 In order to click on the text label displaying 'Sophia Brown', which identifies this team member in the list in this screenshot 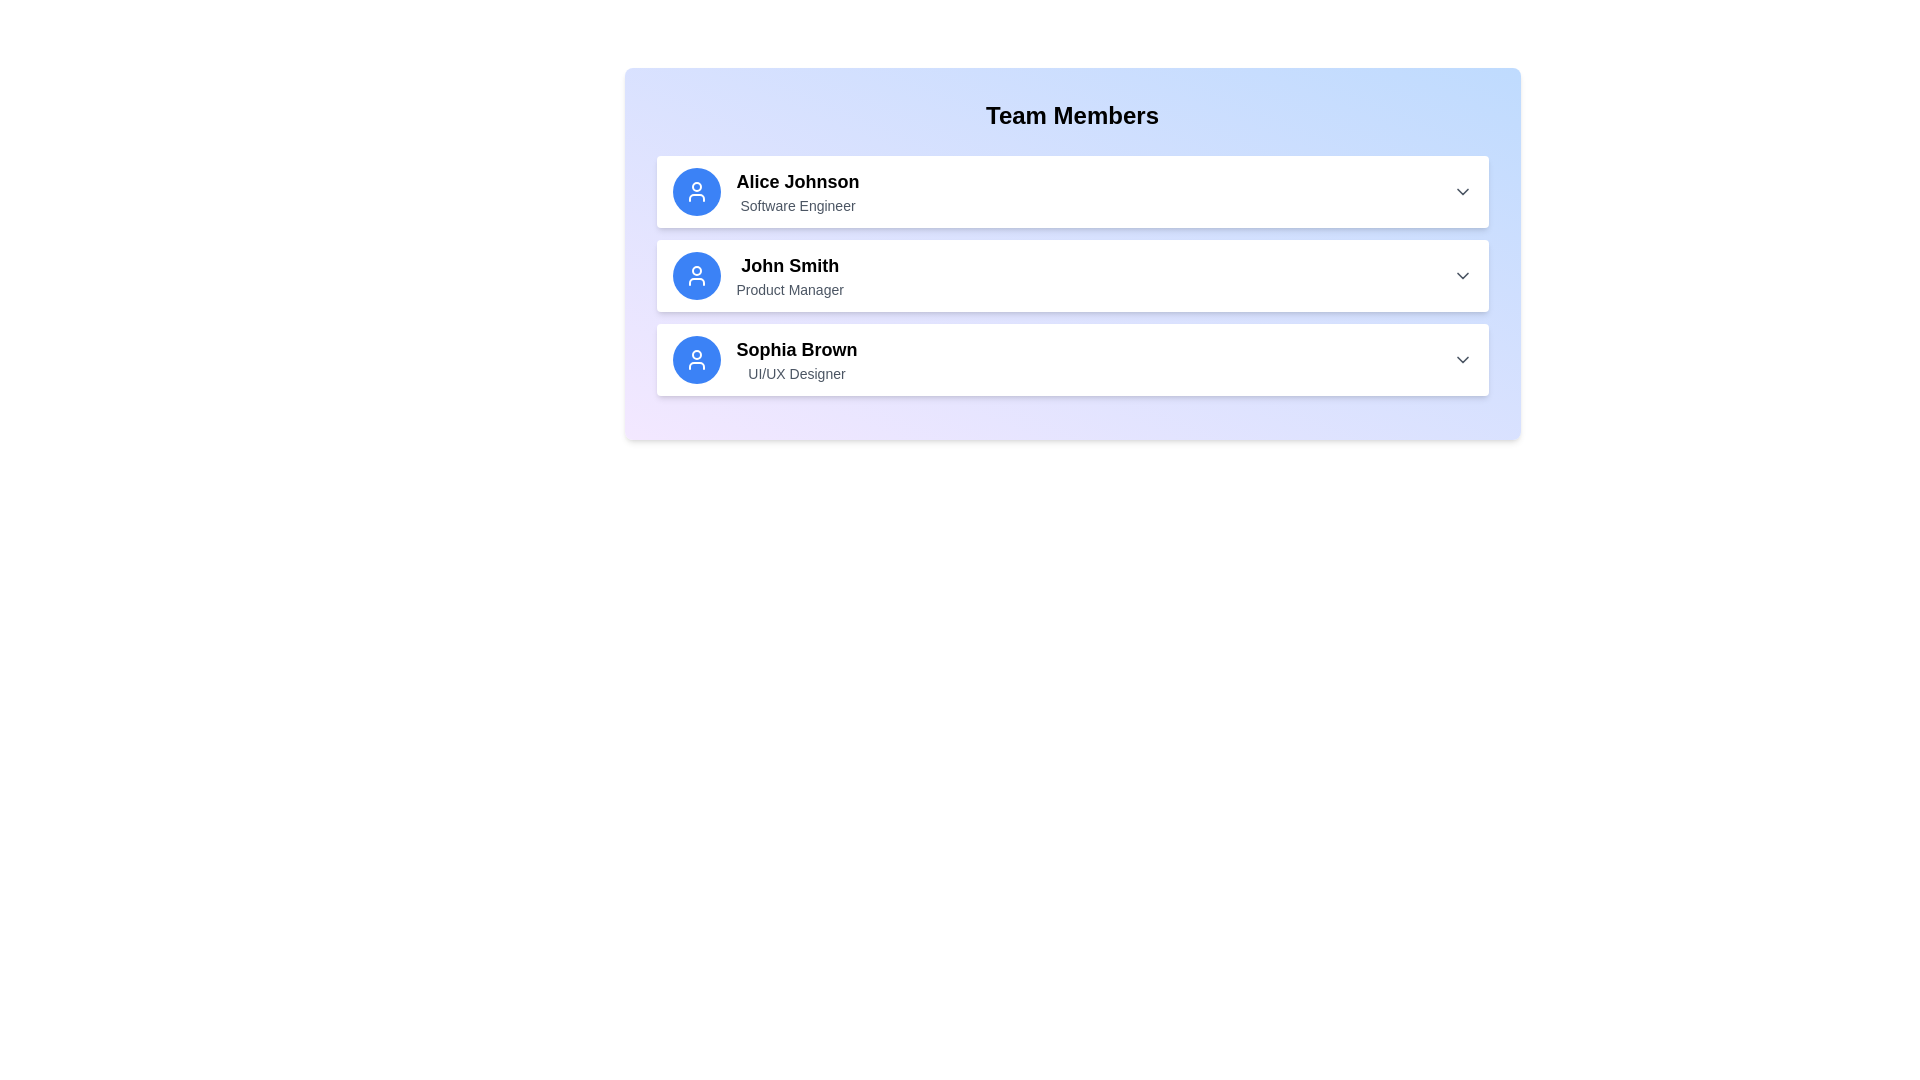, I will do `click(795, 349)`.